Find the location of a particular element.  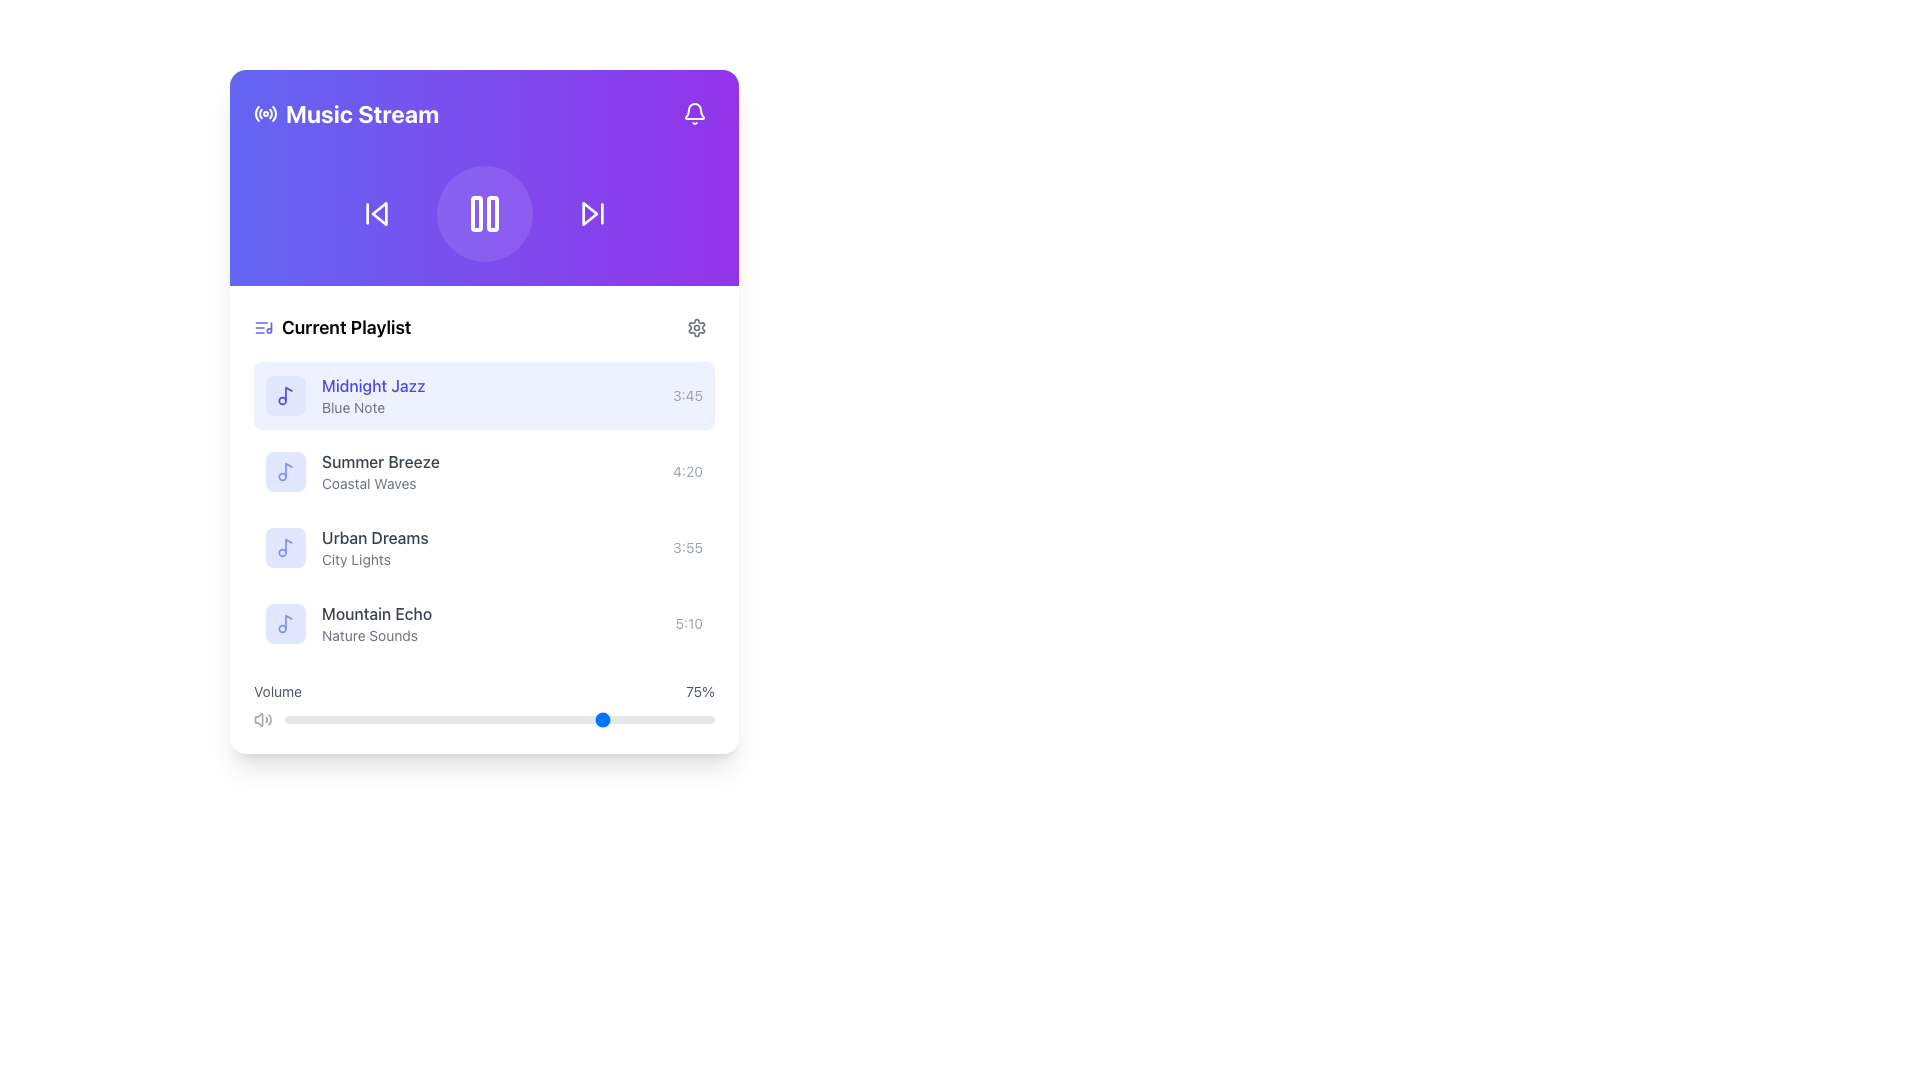

the 'Skip Forward' button located in the top-right area of the purple header section, which is to the right of the pause button and aligned with it is located at coordinates (591, 213).